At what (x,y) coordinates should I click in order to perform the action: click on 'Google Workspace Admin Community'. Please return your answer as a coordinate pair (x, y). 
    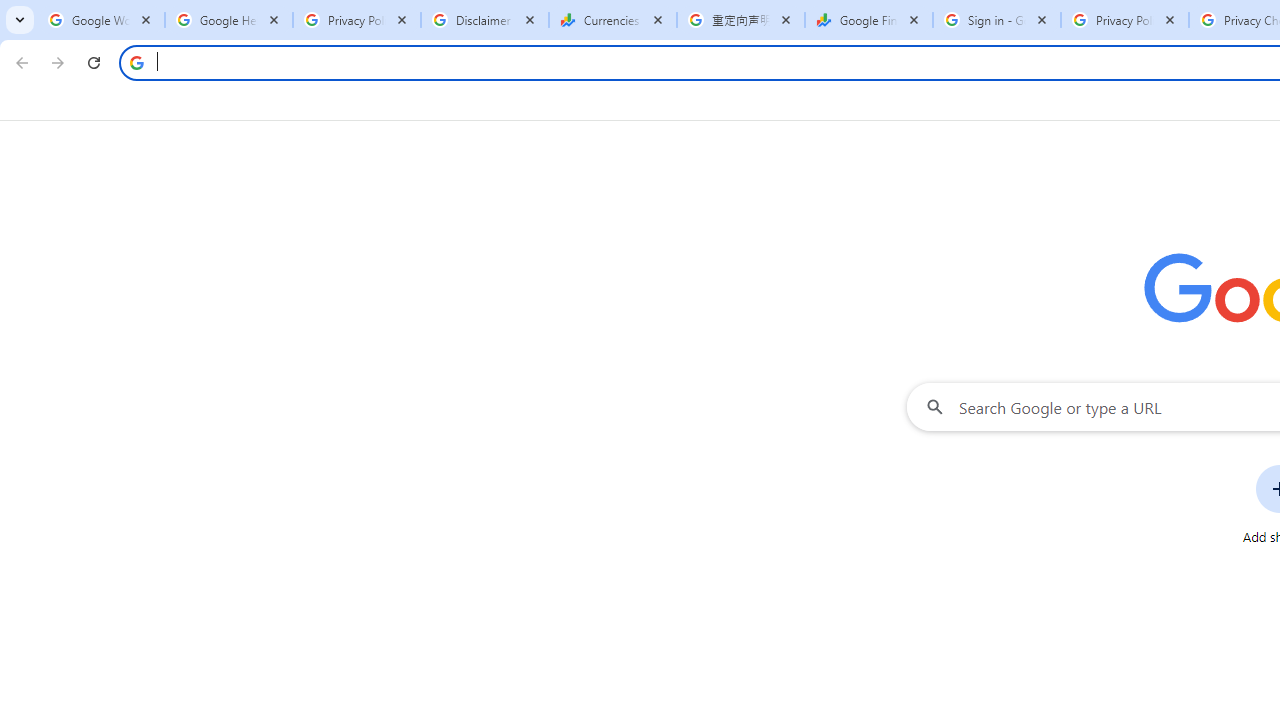
    Looking at the image, I should click on (100, 20).